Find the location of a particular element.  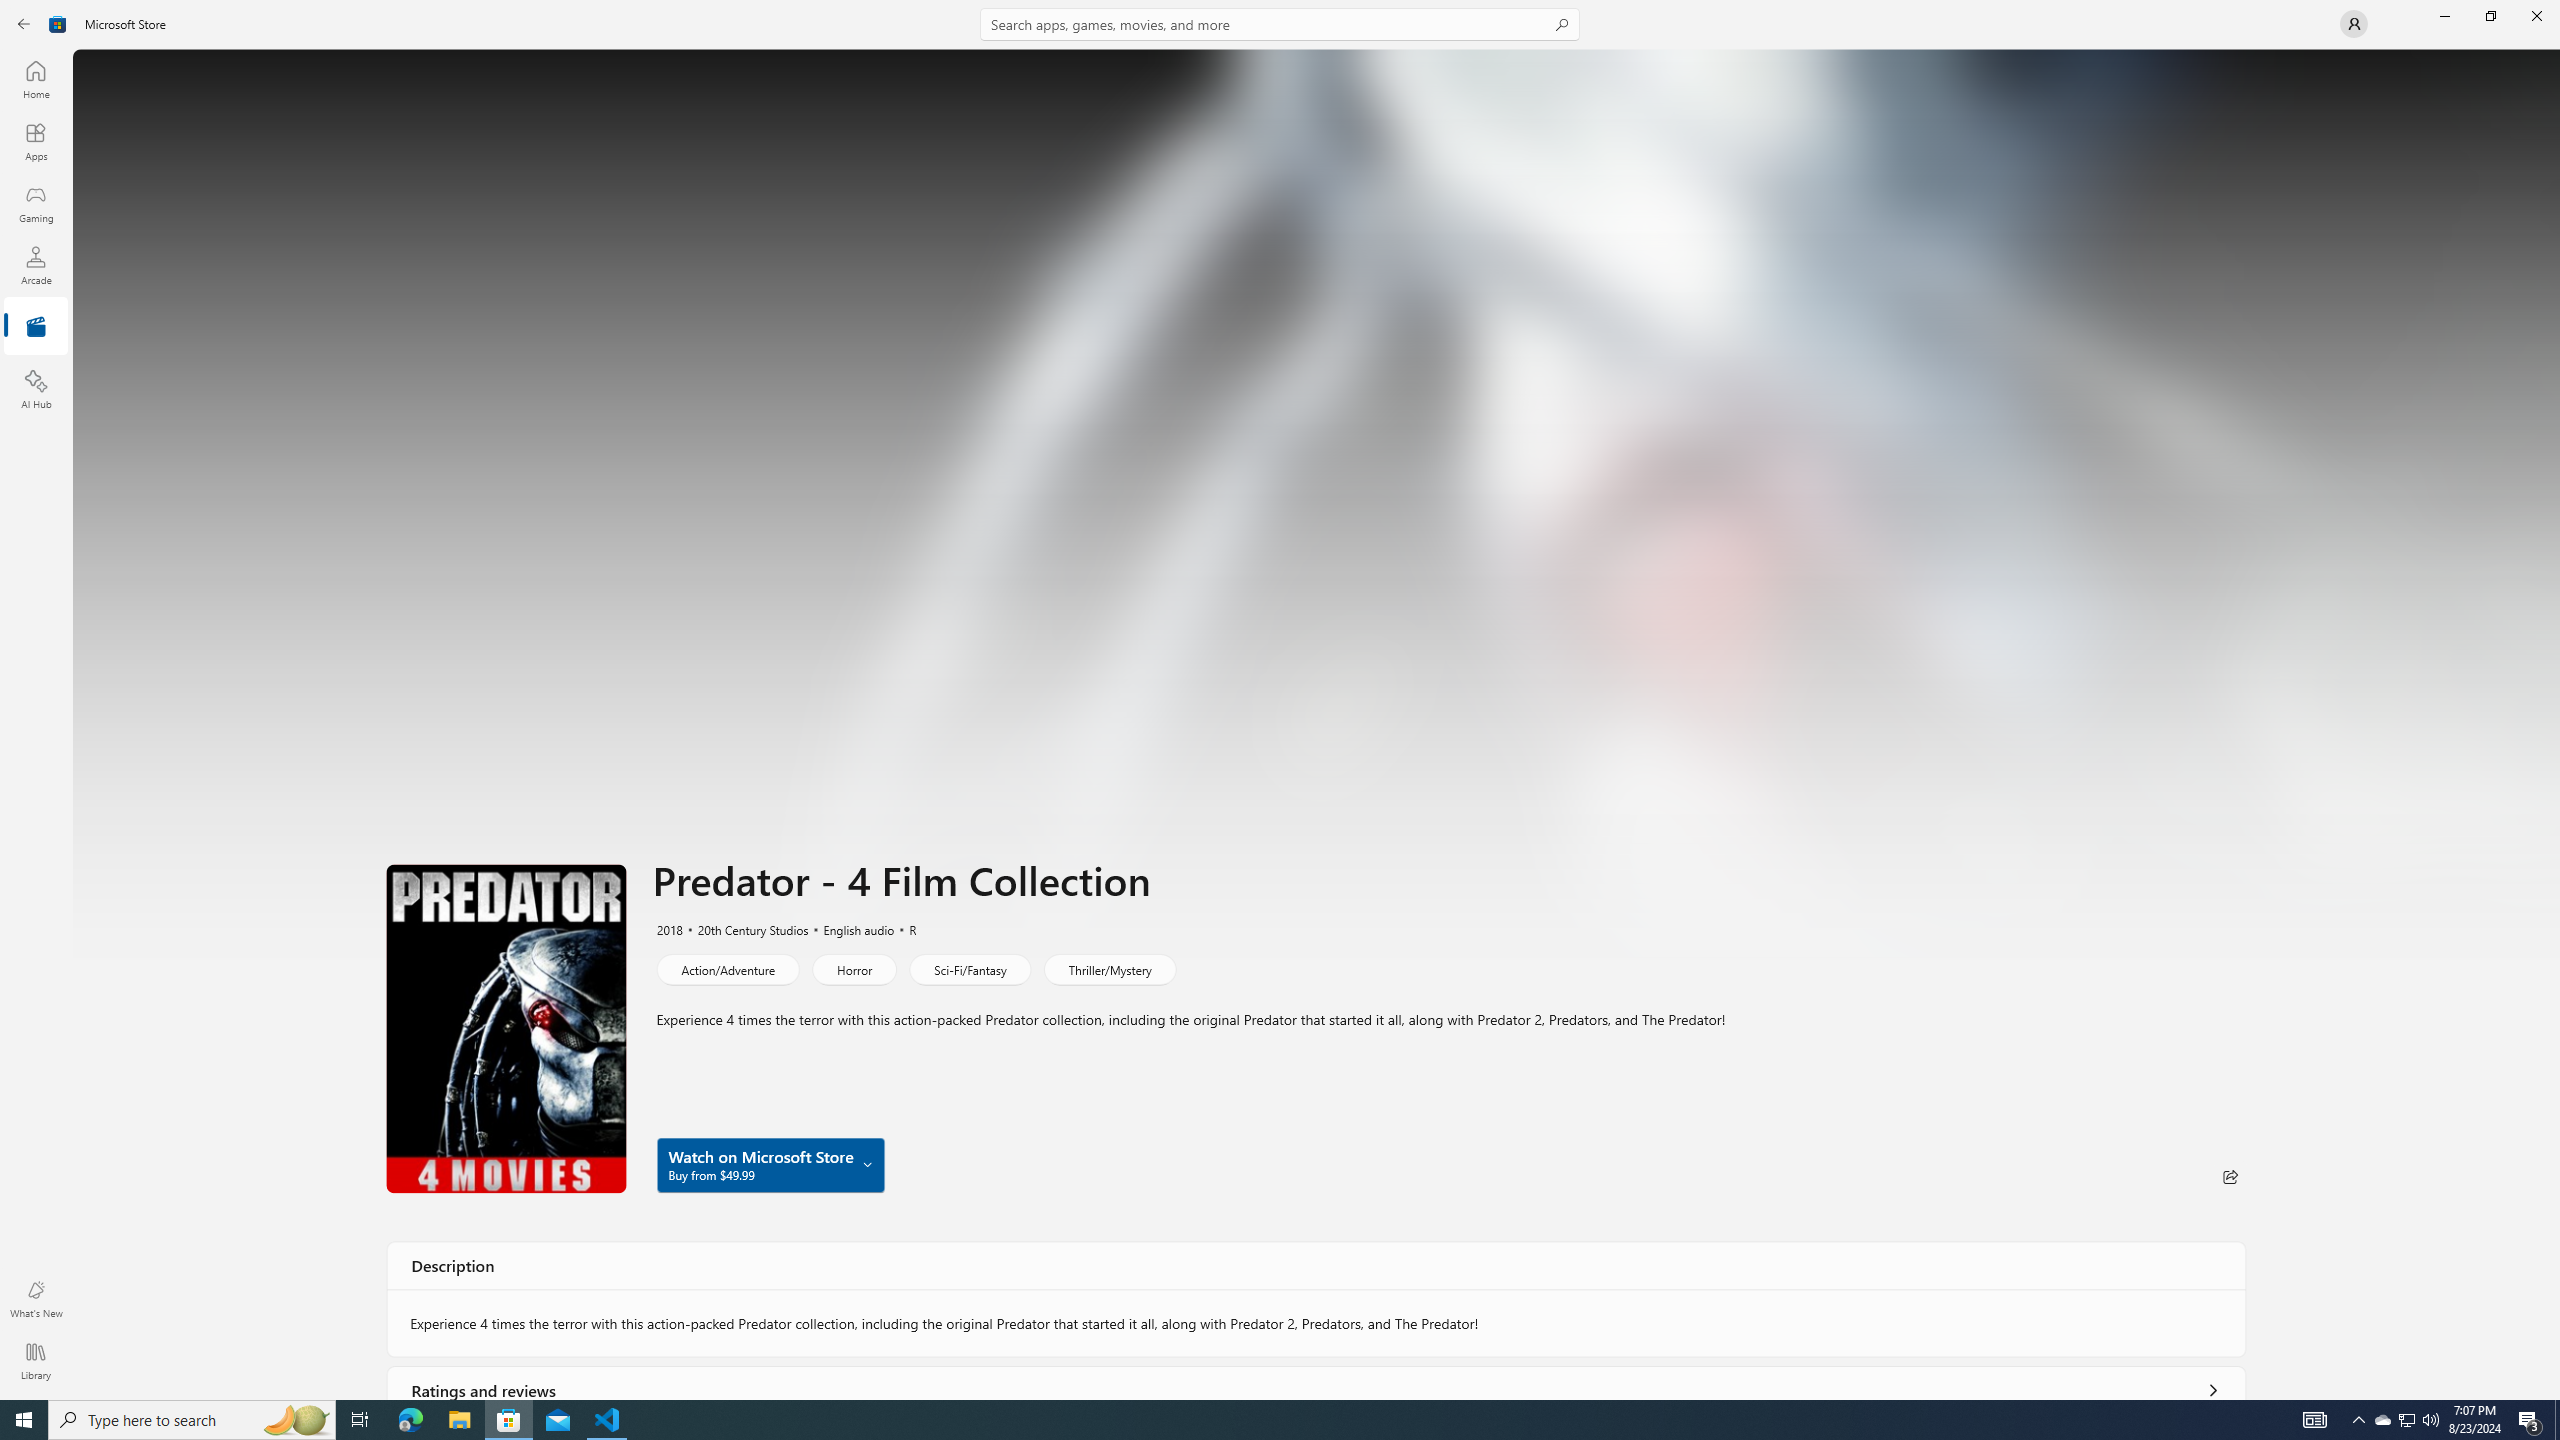

'Sci-Fi/Fantasy' is located at coordinates (970, 968).